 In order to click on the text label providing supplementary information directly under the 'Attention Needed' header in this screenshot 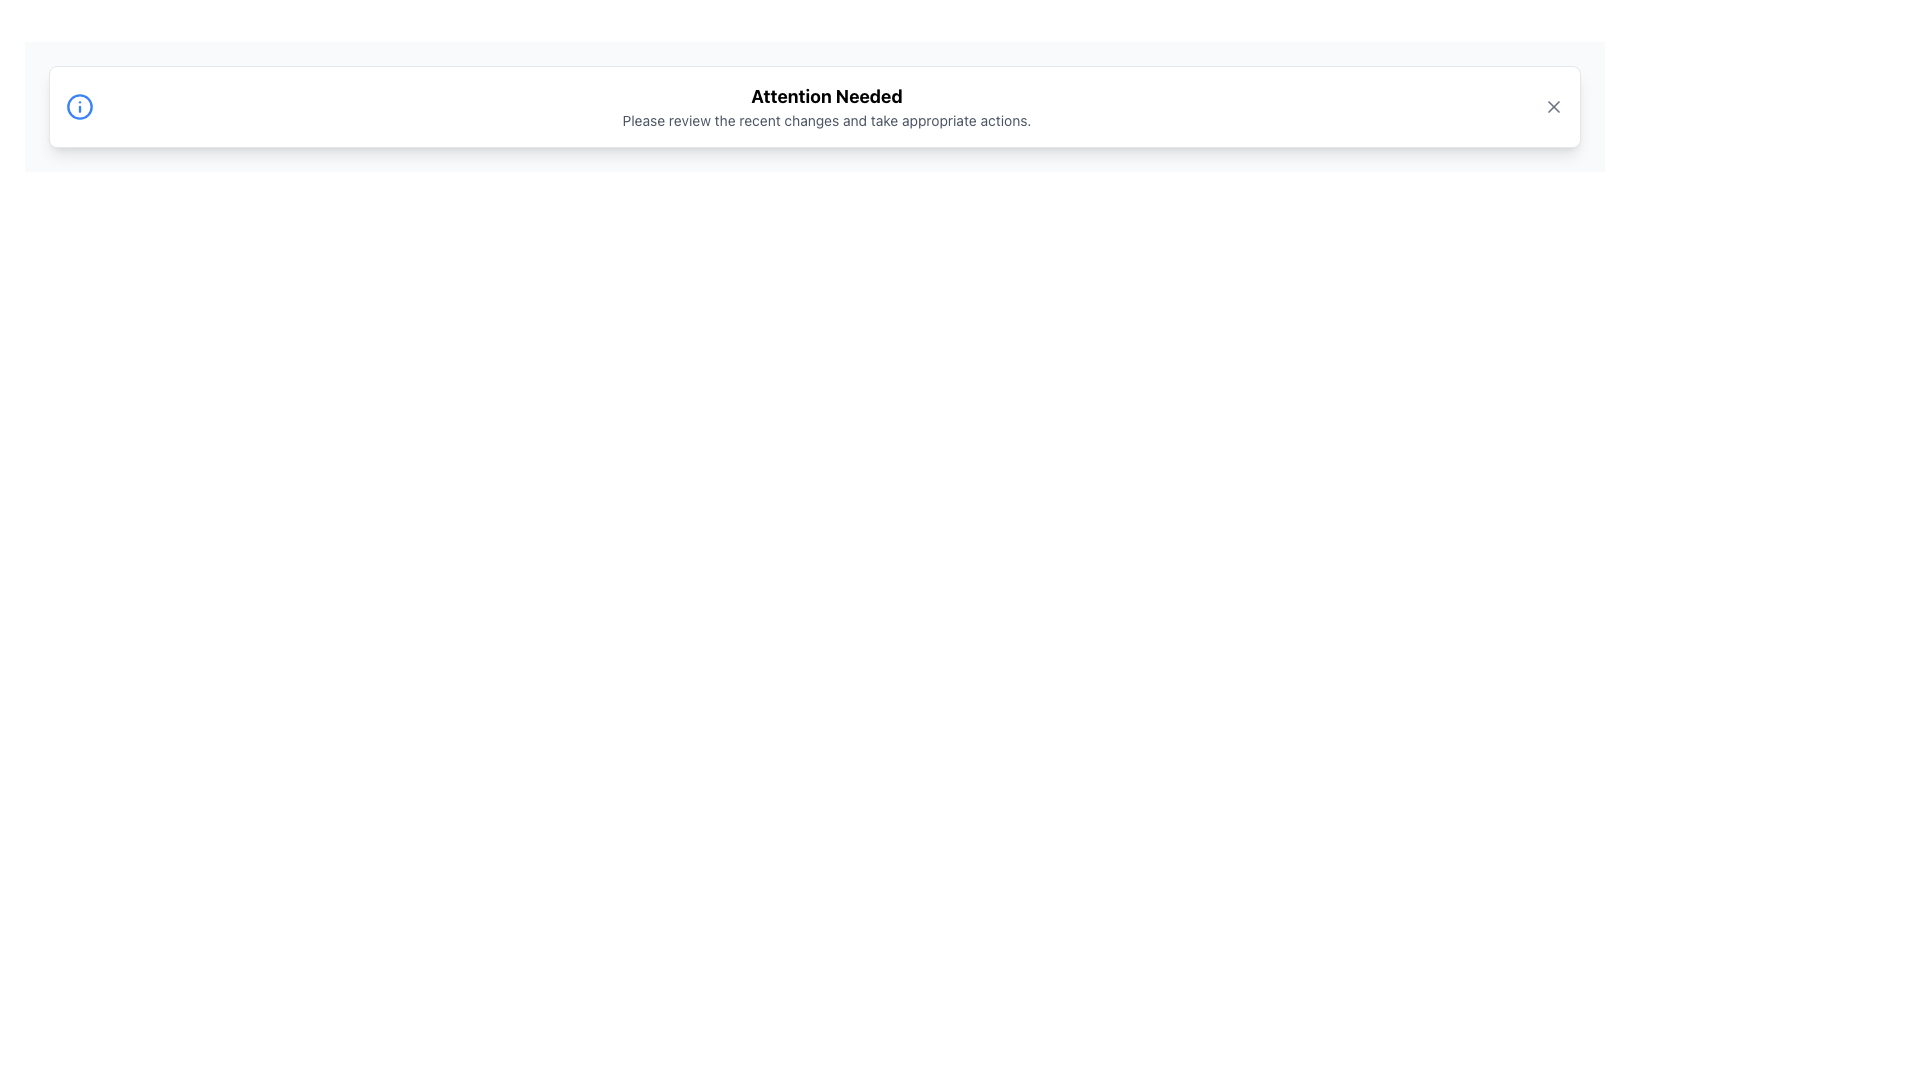, I will do `click(826, 120)`.